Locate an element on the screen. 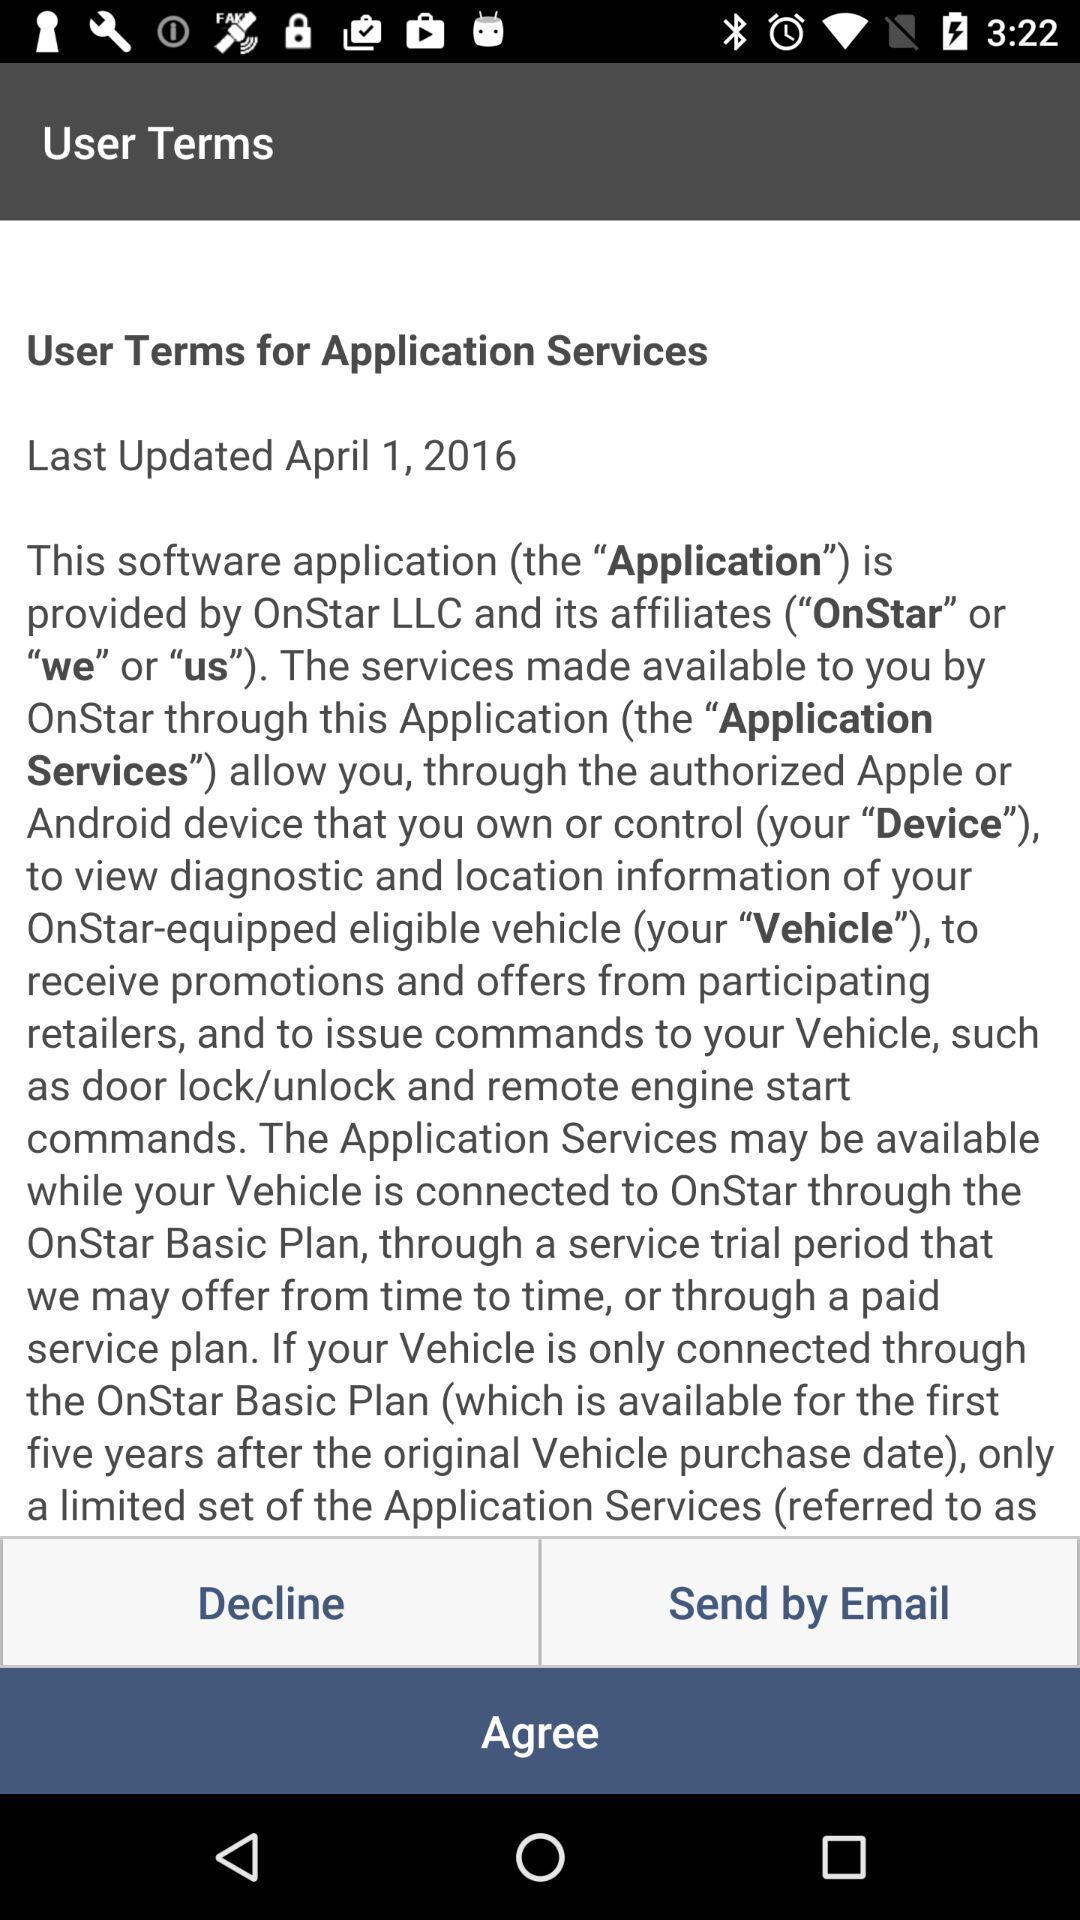 The image size is (1080, 1920). the agree is located at coordinates (540, 1730).